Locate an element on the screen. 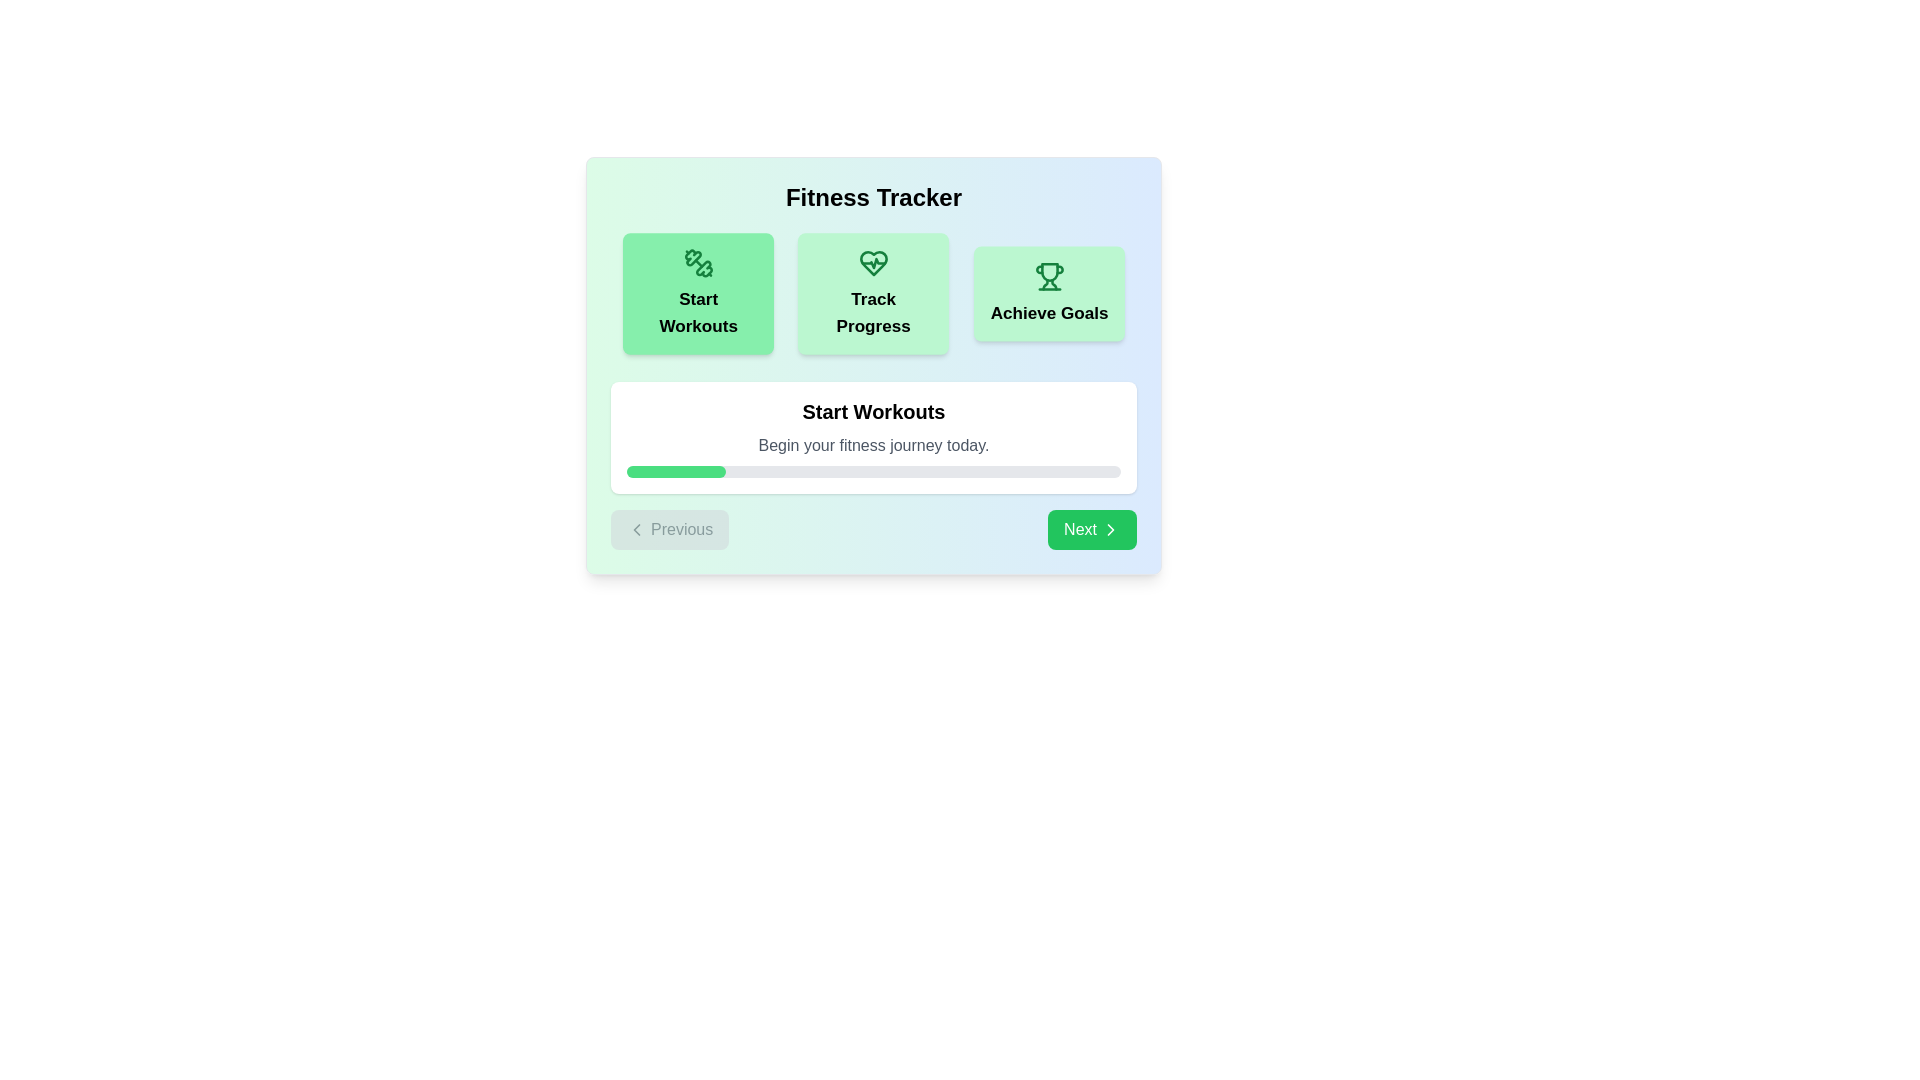 This screenshot has width=1920, height=1080. the bold 'Start Workouts' static text label, which is prominently displayed in a large font, indicating its importance within the user interface is located at coordinates (873, 411).